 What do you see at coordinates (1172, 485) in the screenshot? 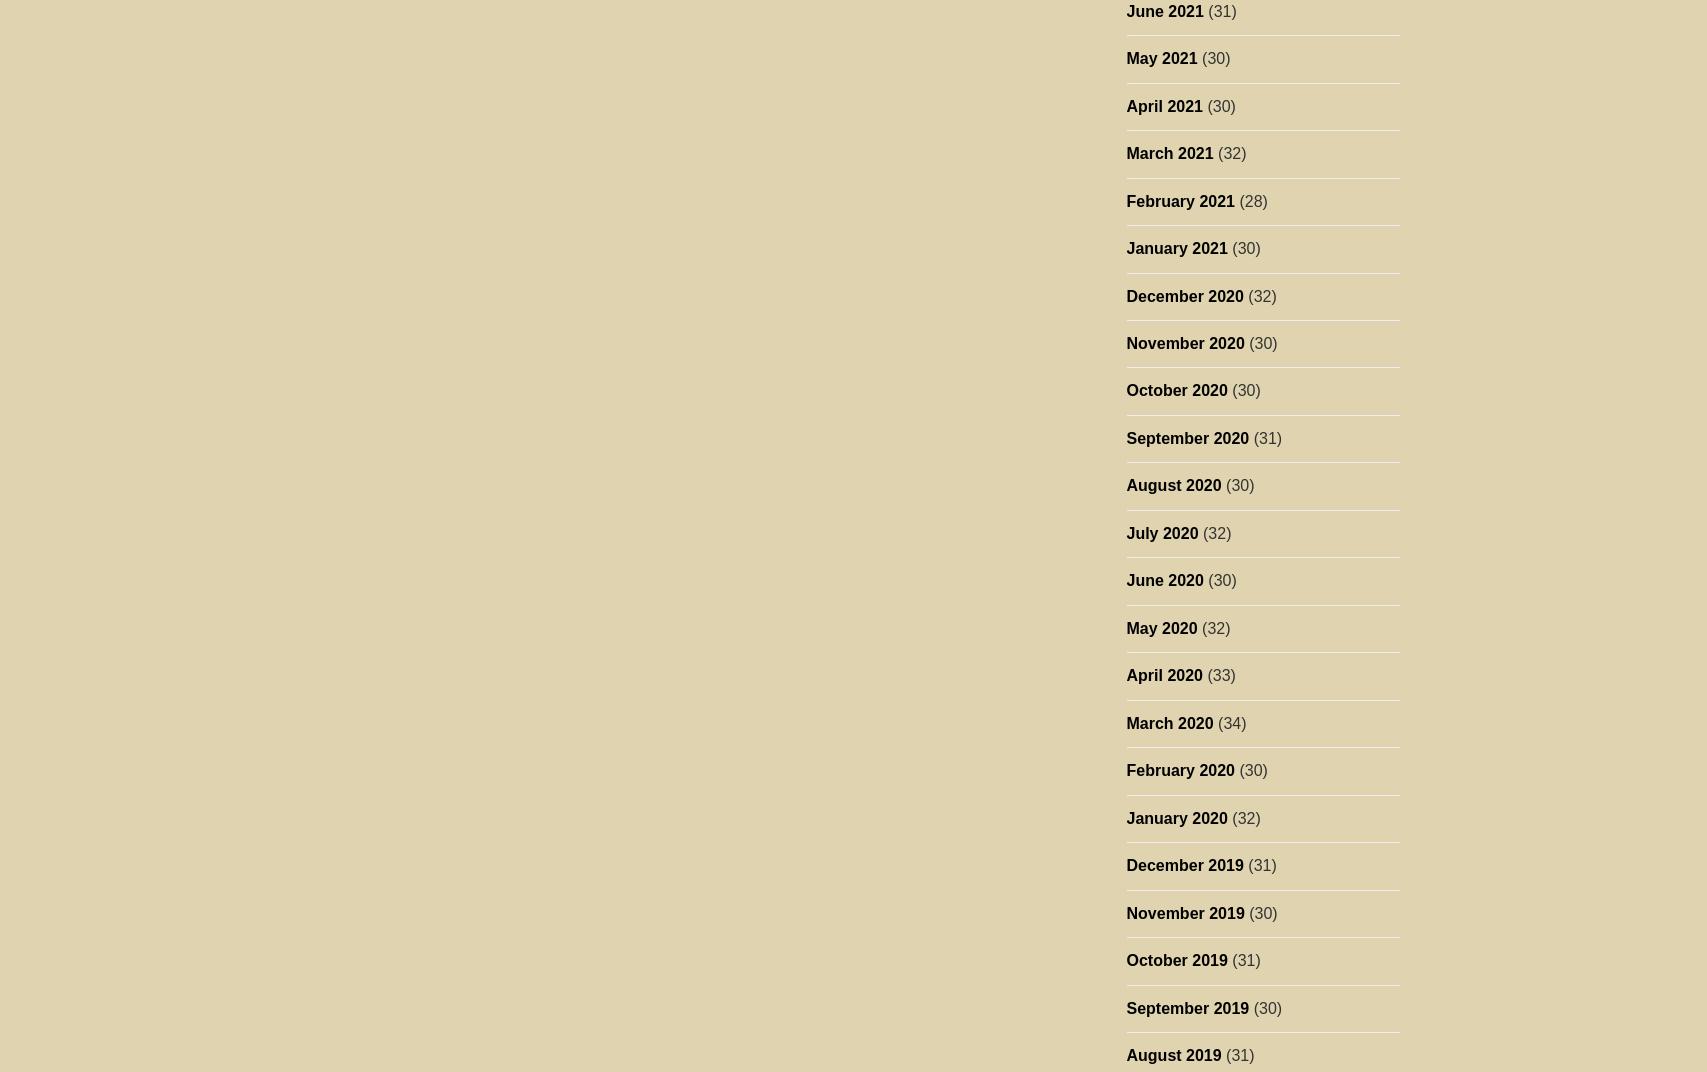
I see `'August 2020'` at bounding box center [1172, 485].